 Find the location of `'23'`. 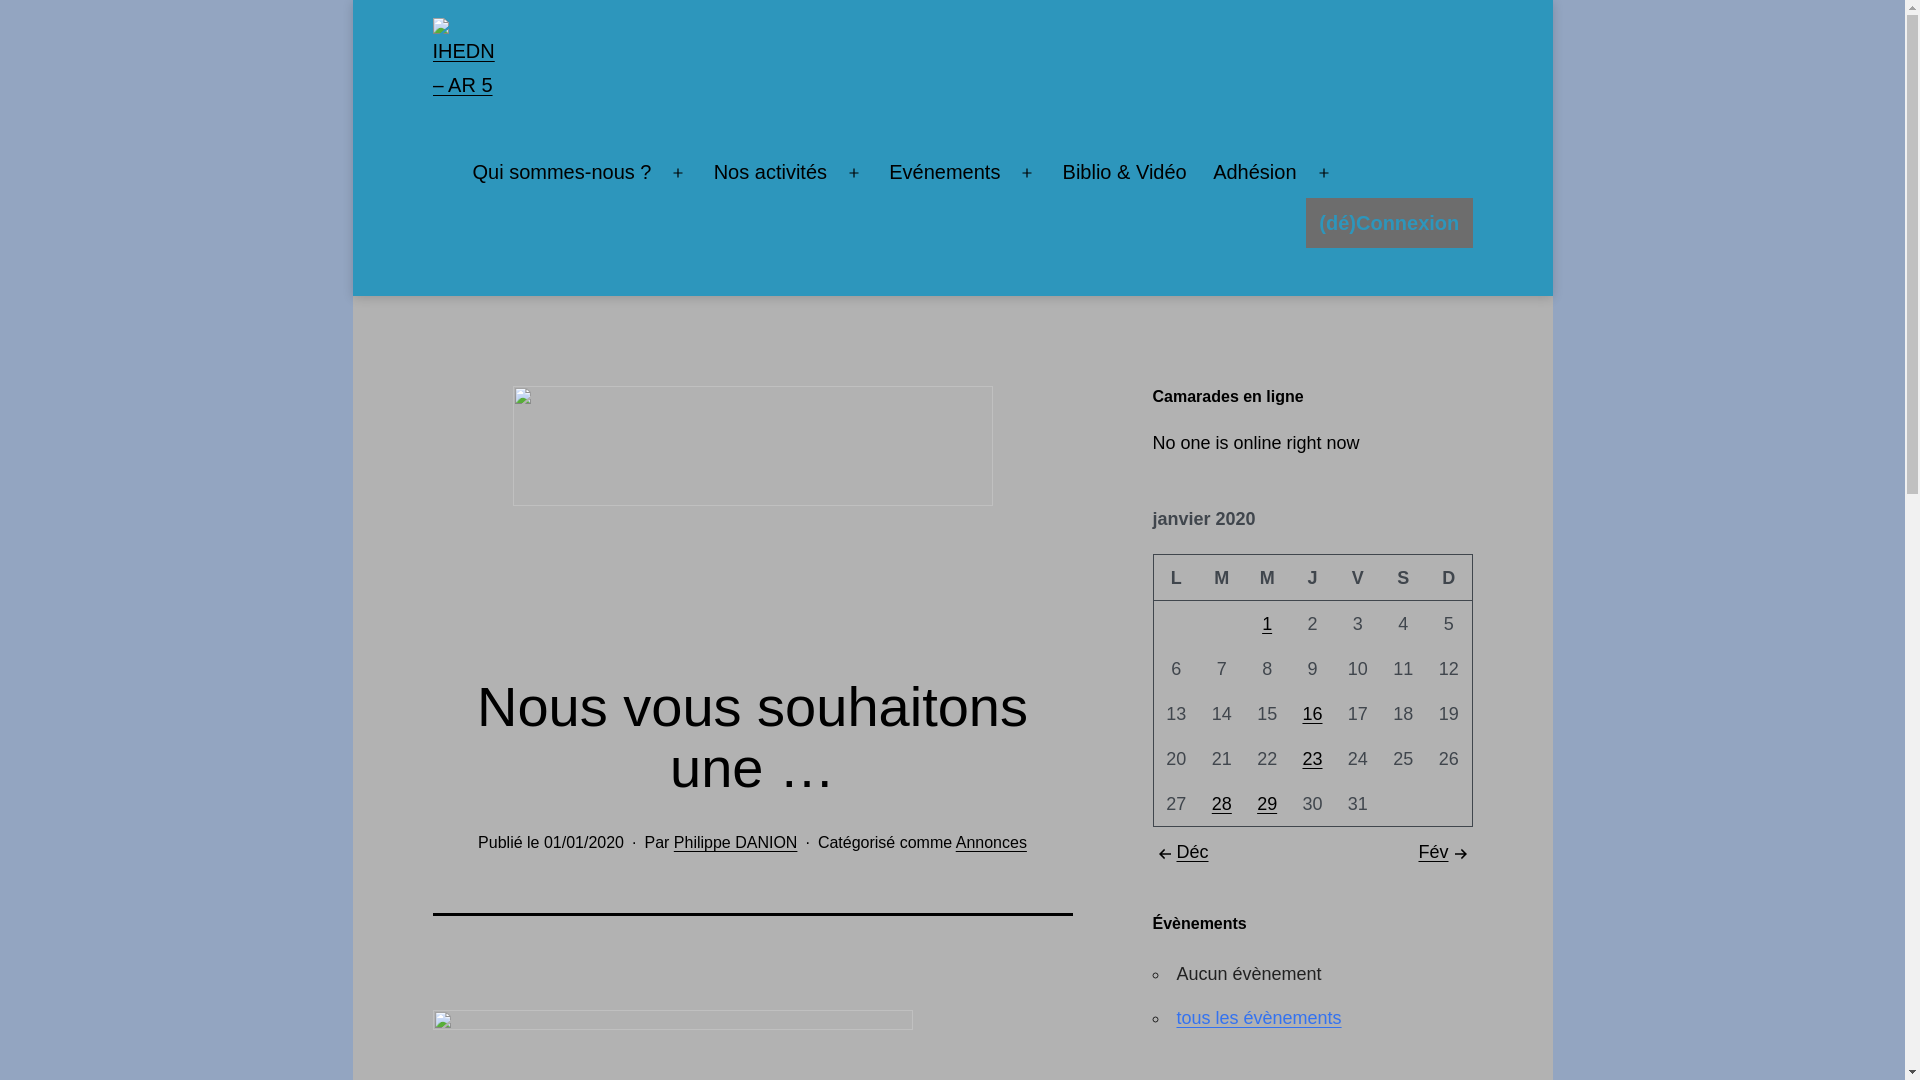

'23' is located at coordinates (1311, 759).